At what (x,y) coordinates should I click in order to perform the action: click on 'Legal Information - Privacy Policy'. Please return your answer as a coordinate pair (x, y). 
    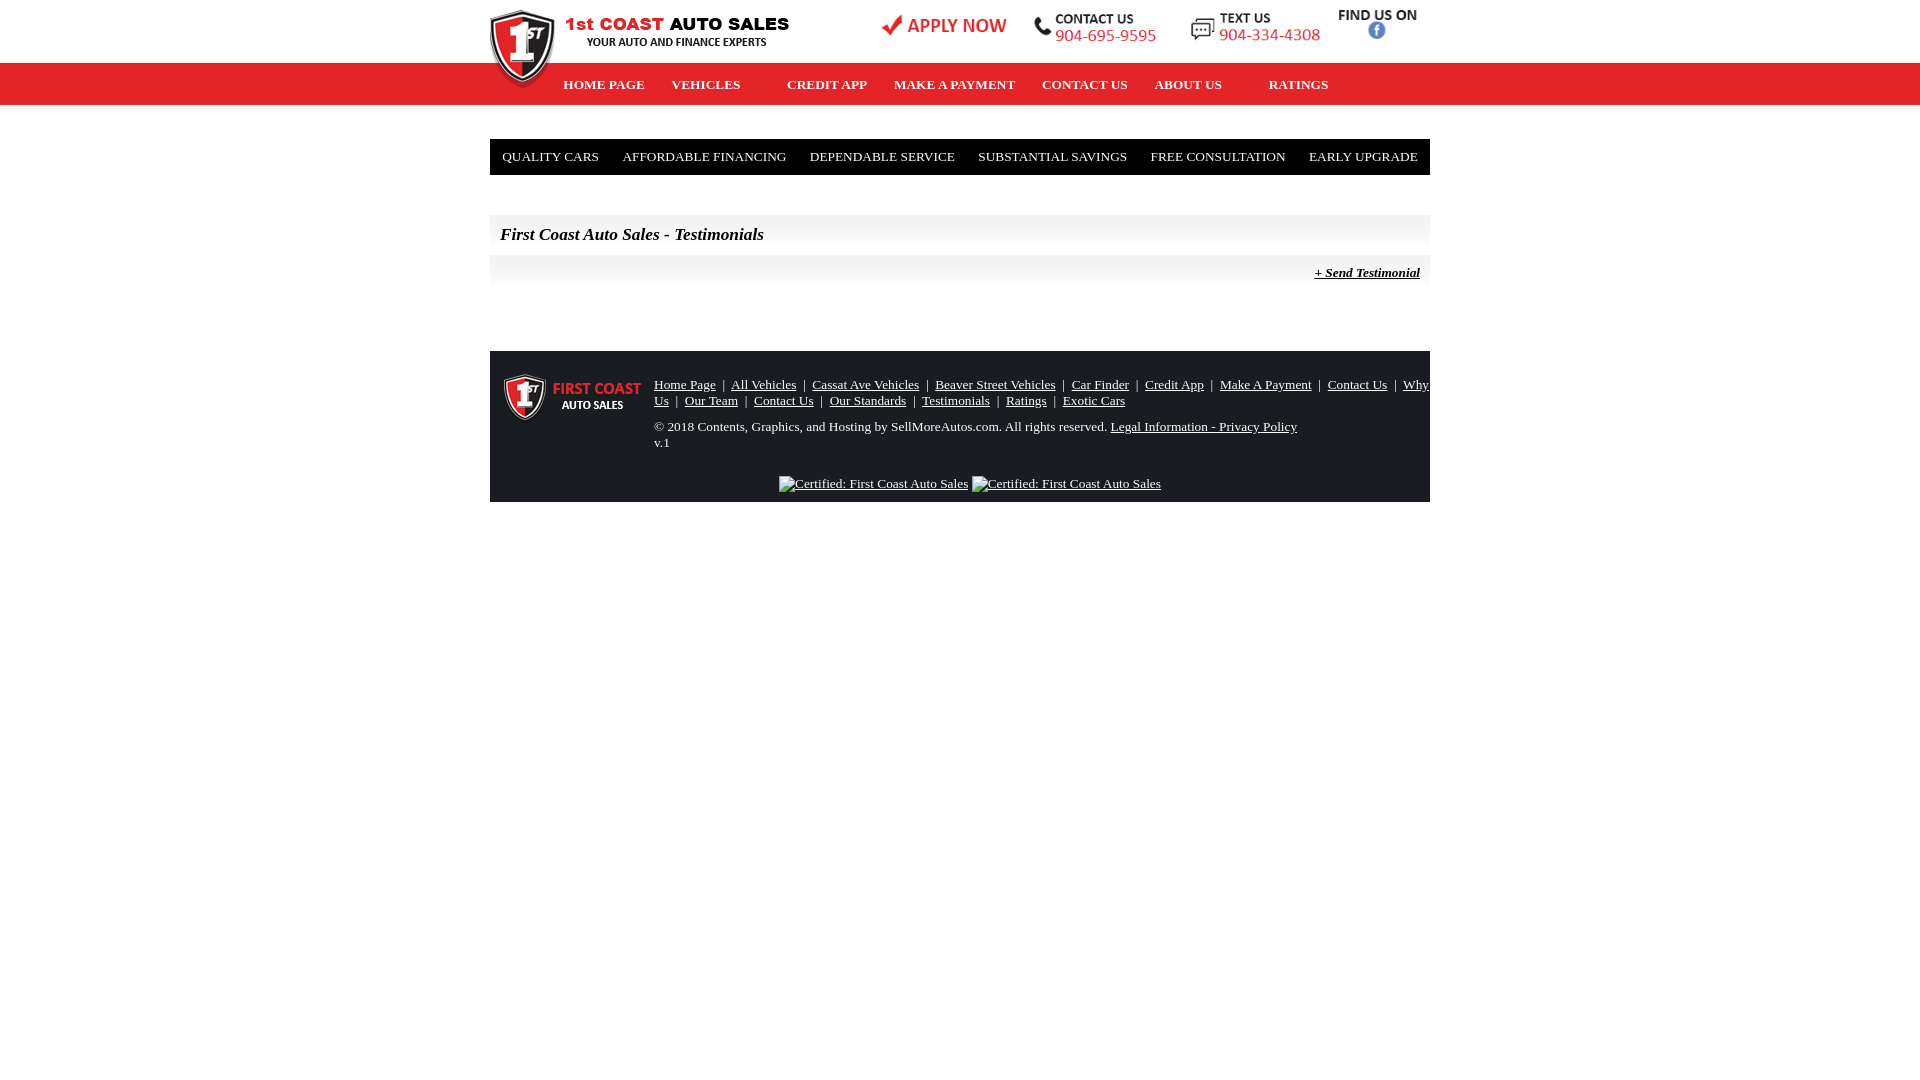
    Looking at the image, I should click on (1203, 425).